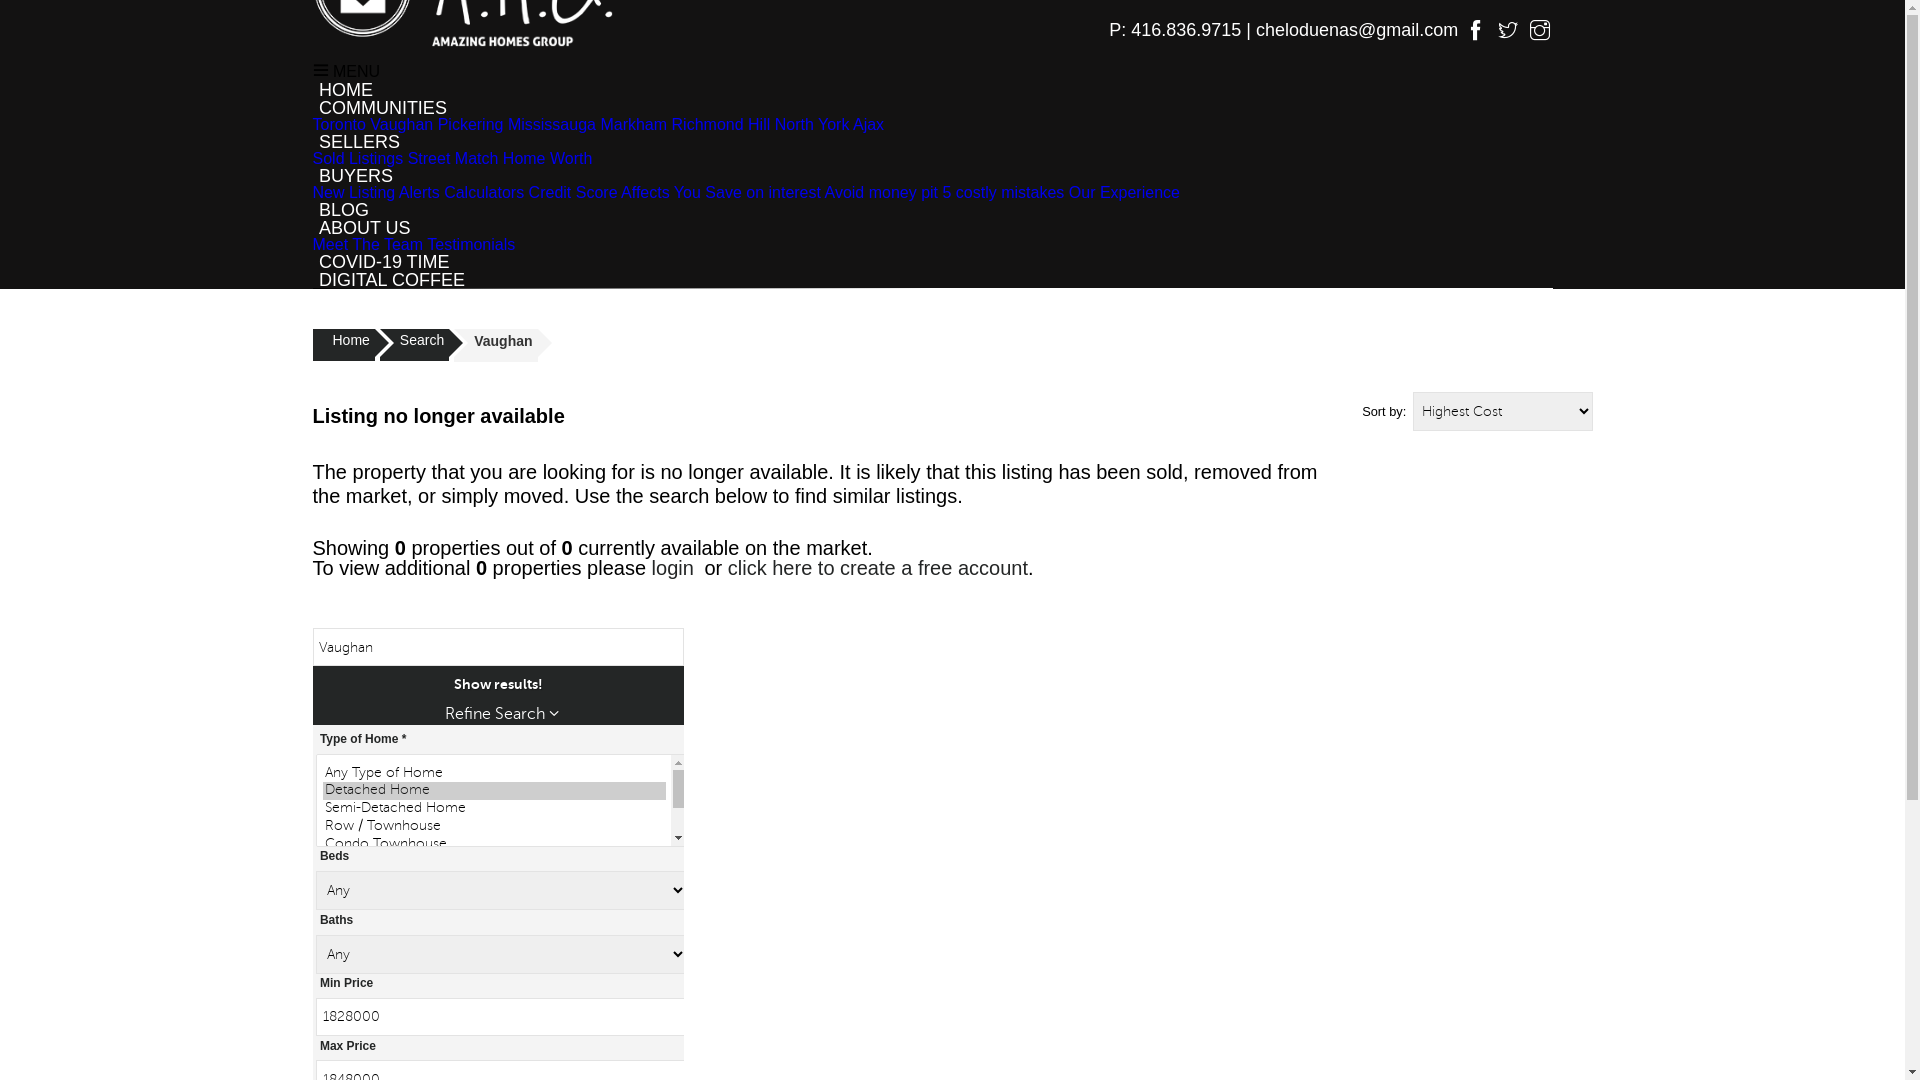 This screenshot has width=1920, height=1080. Describe the element at coordinates (853, 124) in the screenshot. I see `'Ajax'` at that location.